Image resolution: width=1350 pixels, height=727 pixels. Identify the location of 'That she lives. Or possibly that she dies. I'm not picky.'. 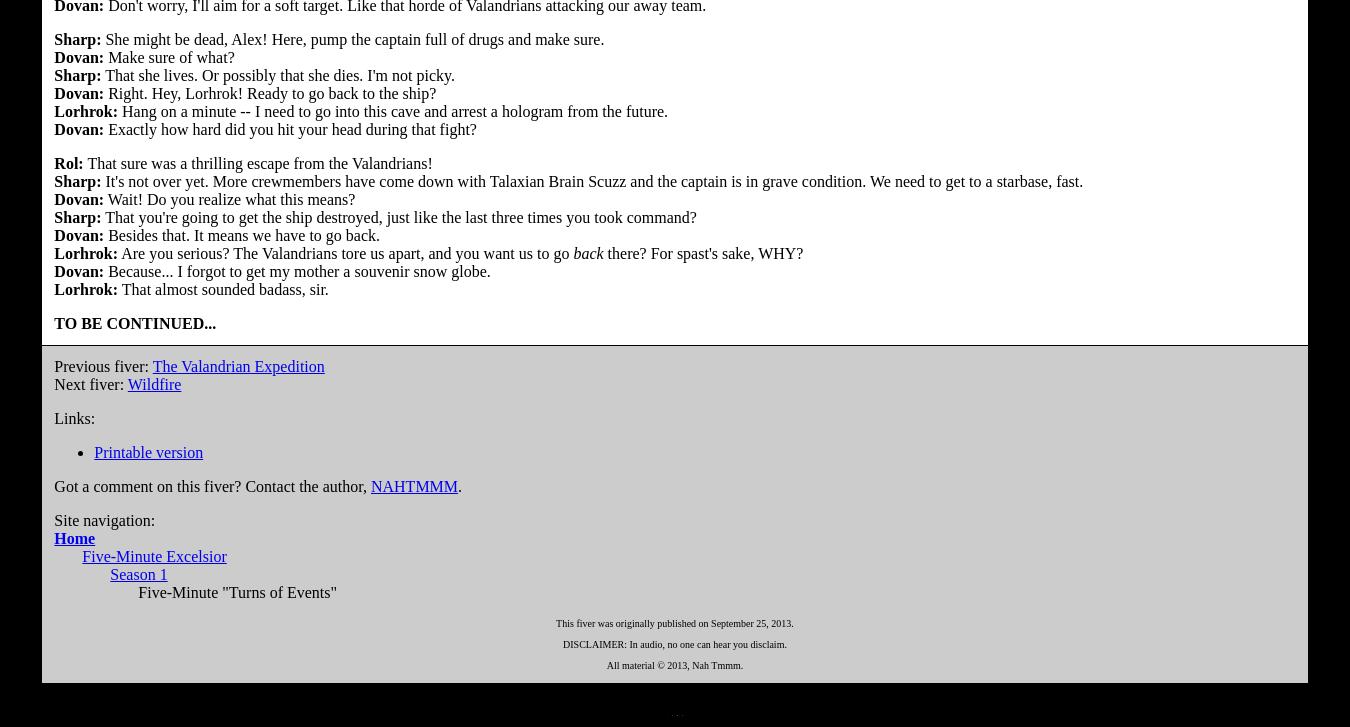
(276, 74).